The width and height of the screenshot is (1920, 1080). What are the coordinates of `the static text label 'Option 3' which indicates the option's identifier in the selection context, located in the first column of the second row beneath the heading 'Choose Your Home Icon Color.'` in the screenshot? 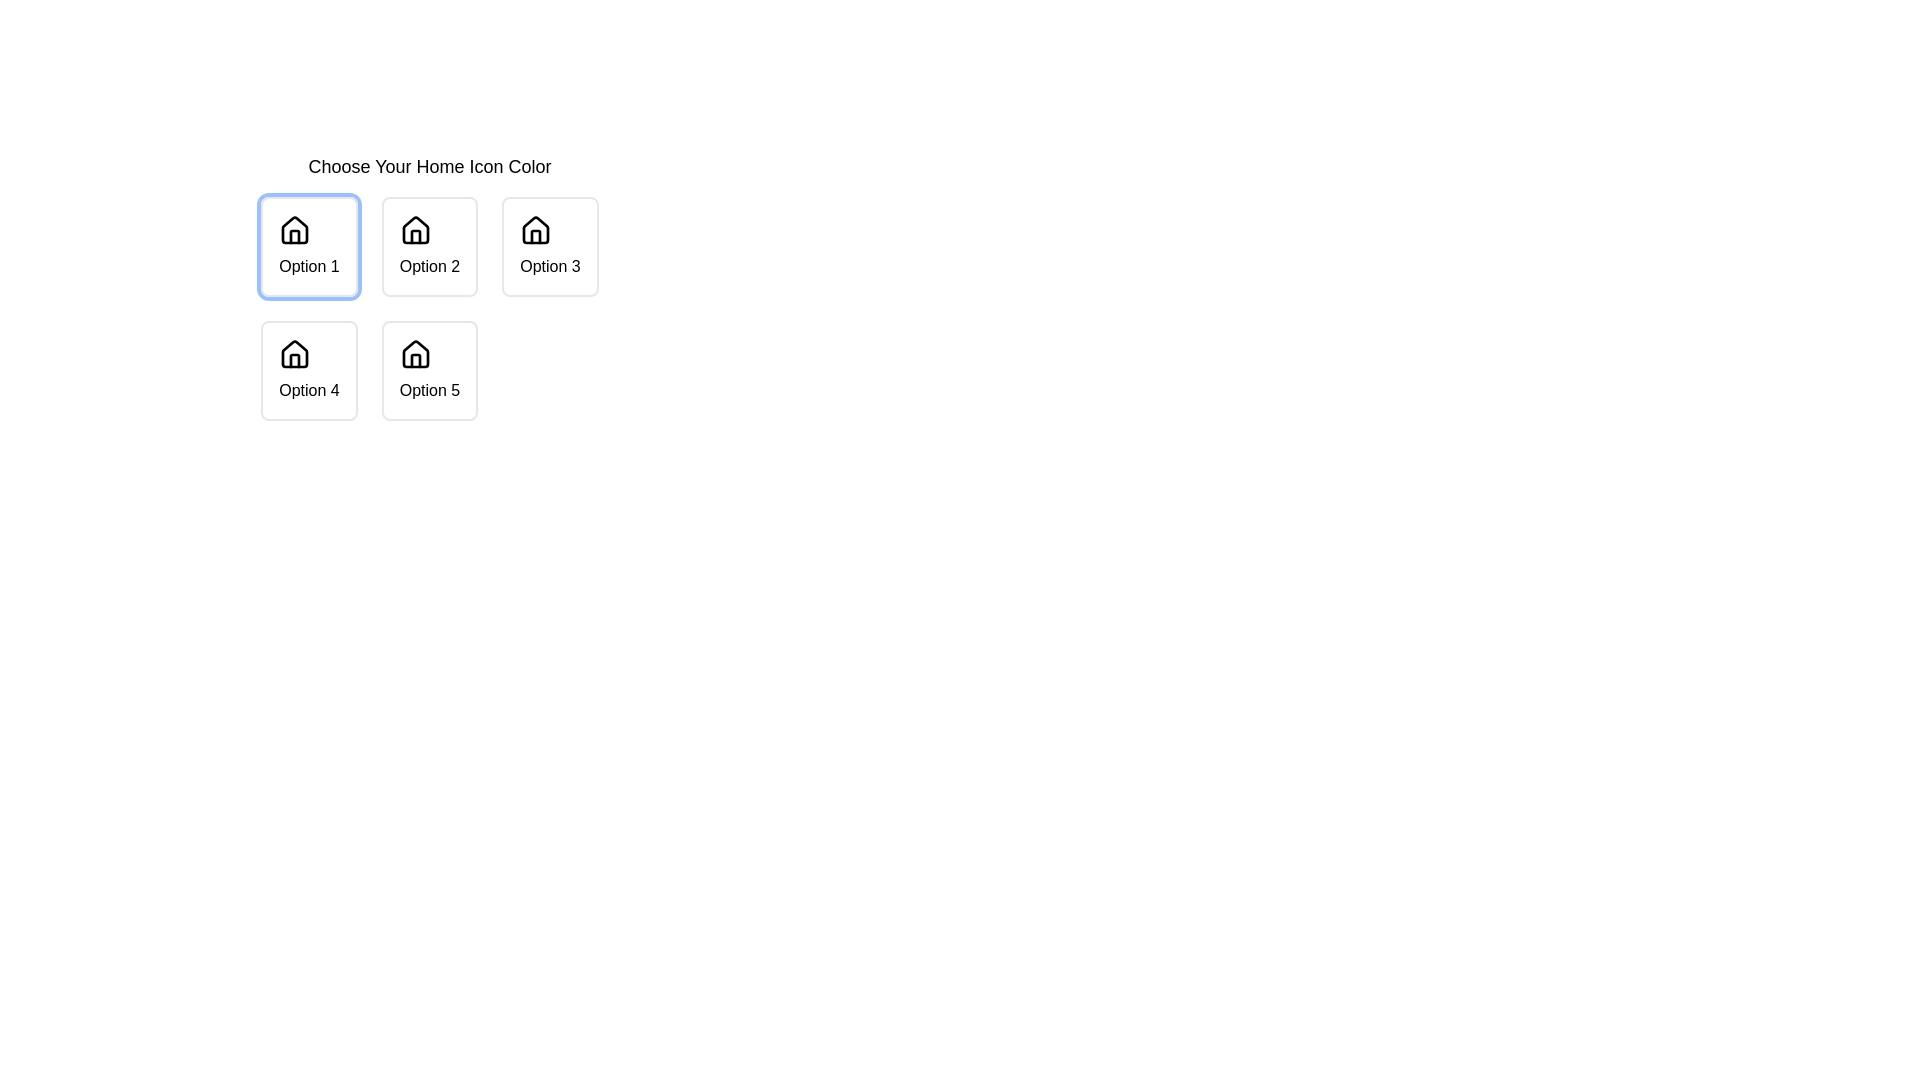 It's located at (550, 265).